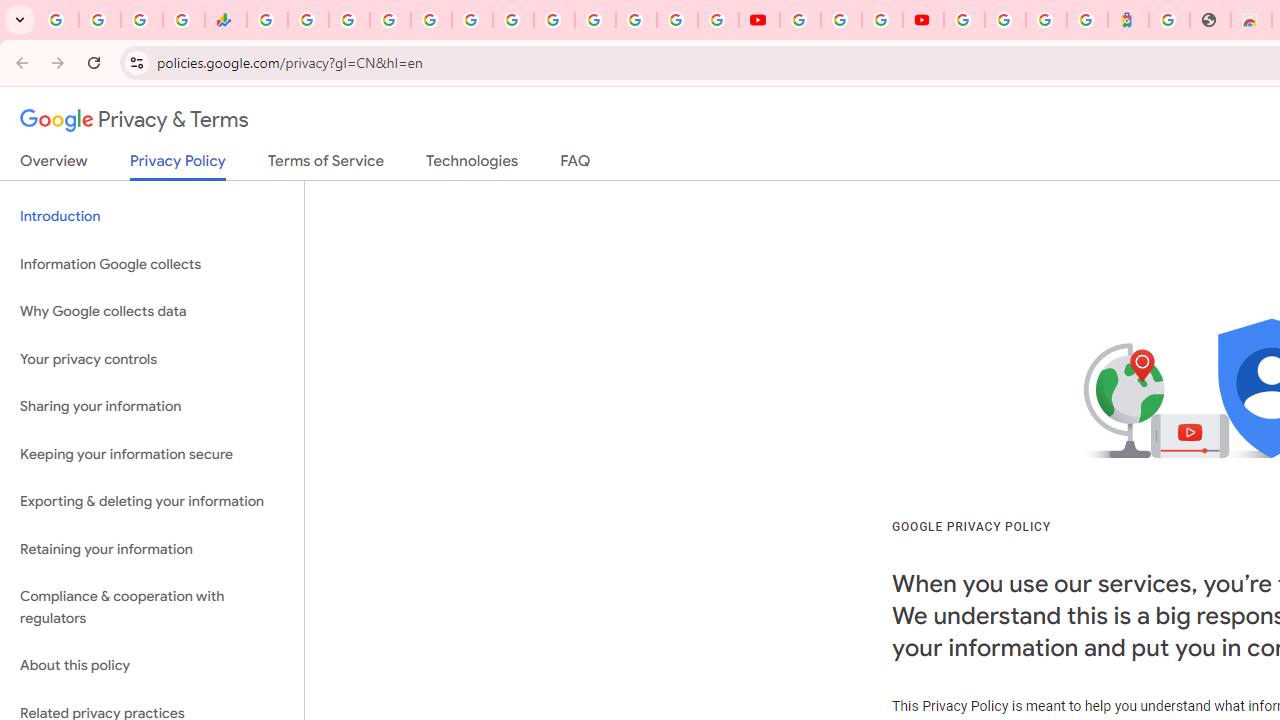  Describe the element at coordinates (758, 20) in the screenshot. I see `'YouTube'` at that location.